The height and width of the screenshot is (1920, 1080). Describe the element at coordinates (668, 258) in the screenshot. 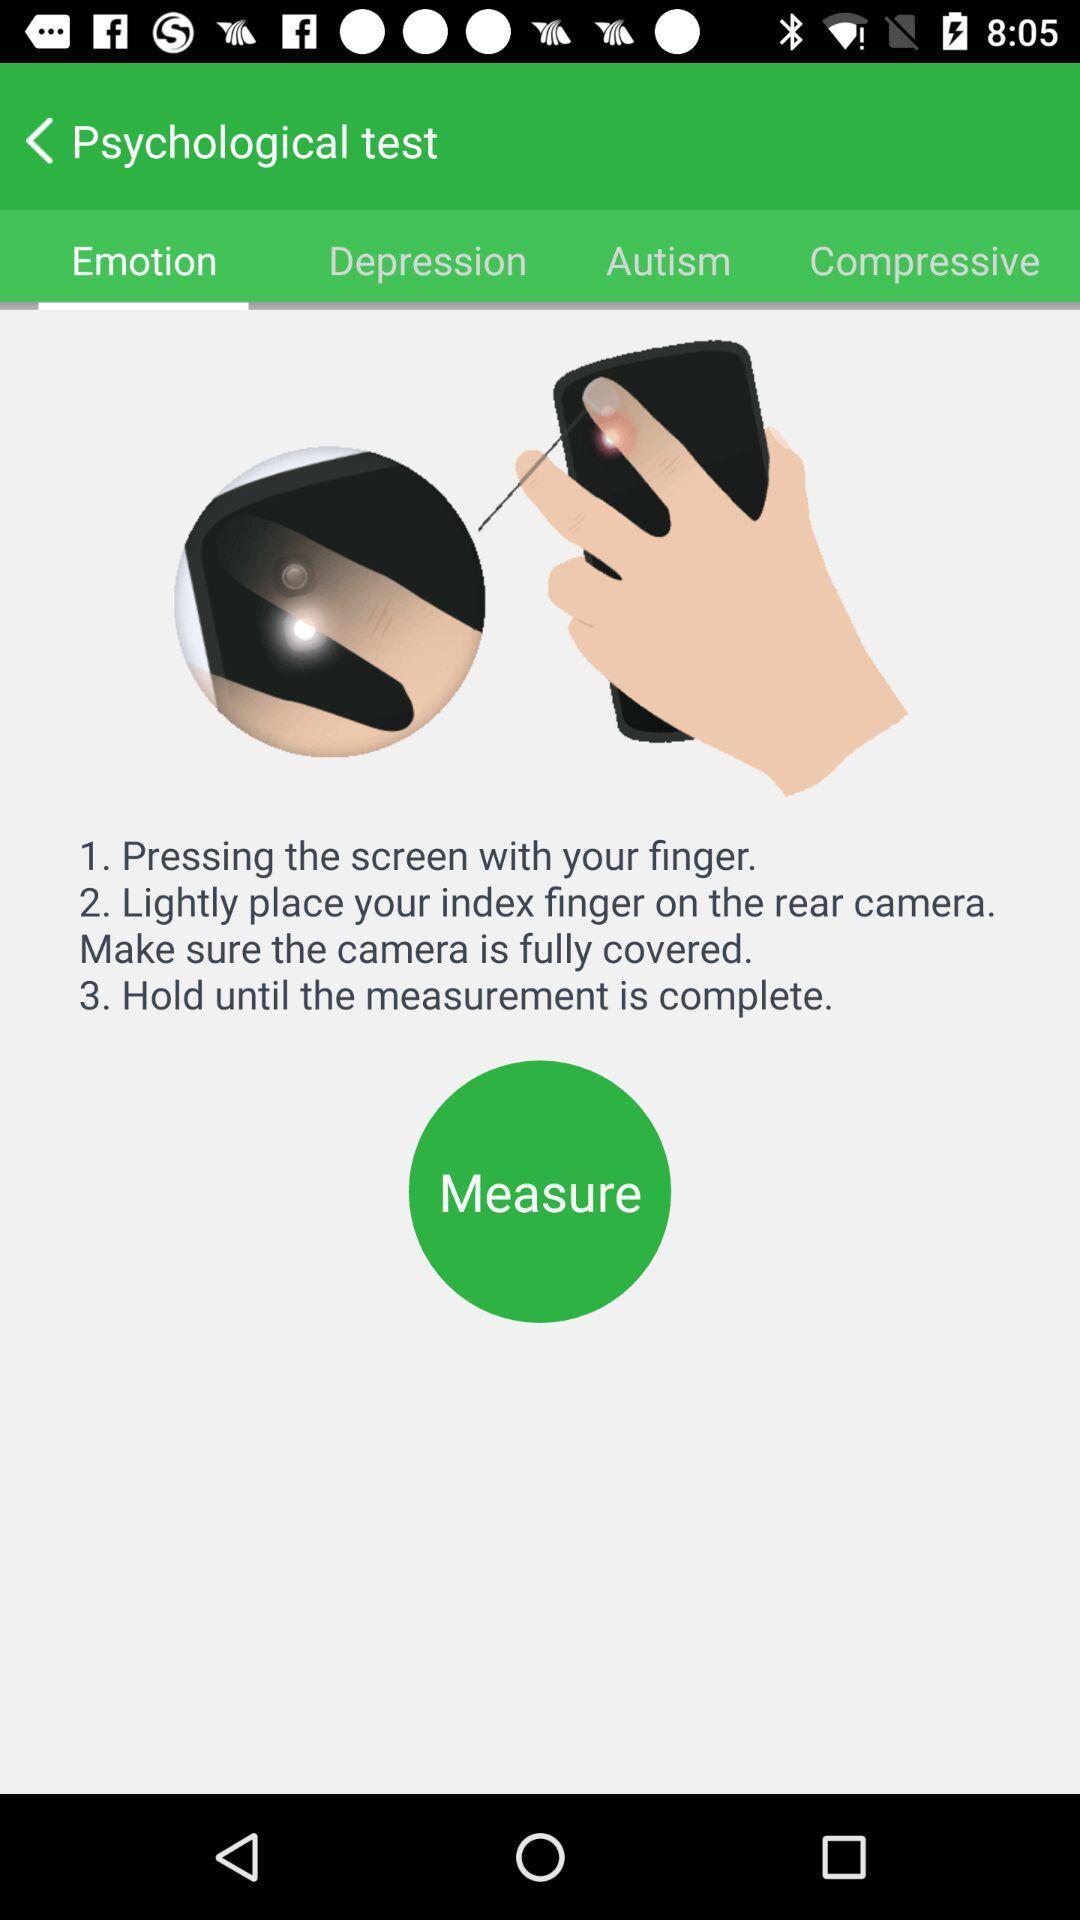

I see `icon next to the depression icon` at that location.